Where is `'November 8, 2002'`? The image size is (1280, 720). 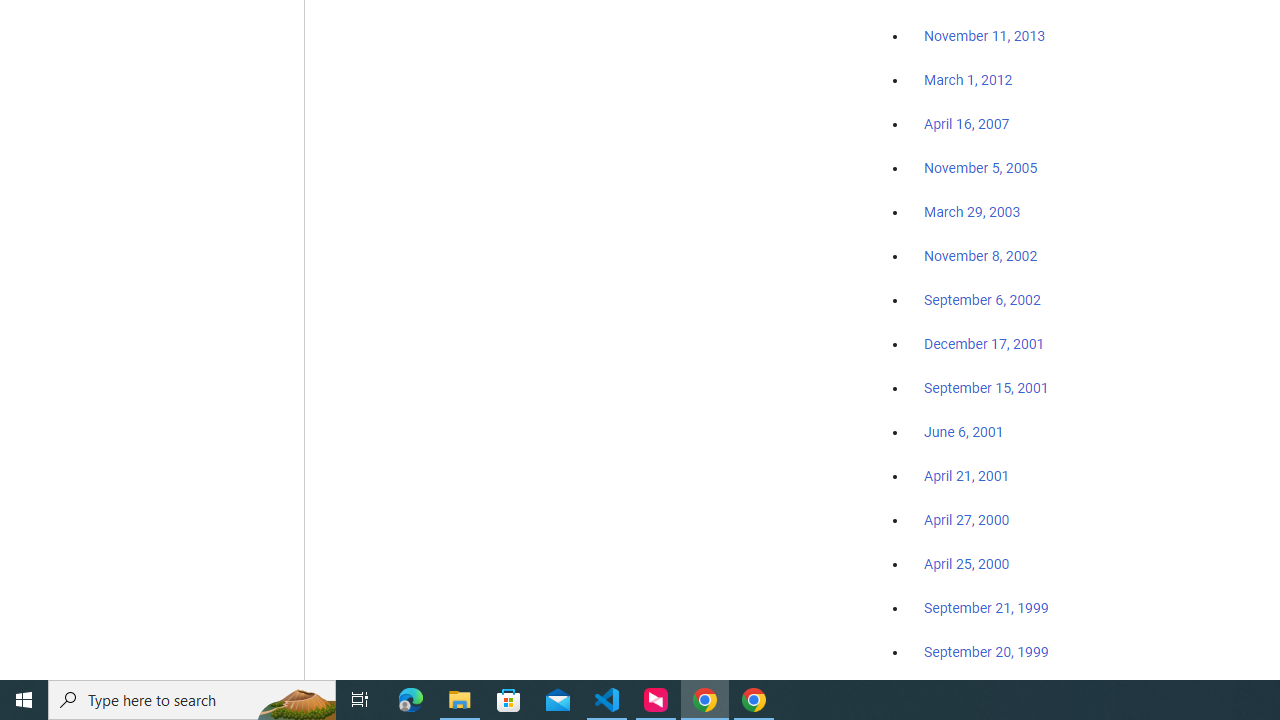
'November 8, 2002' is located at coordinates (981, 255).